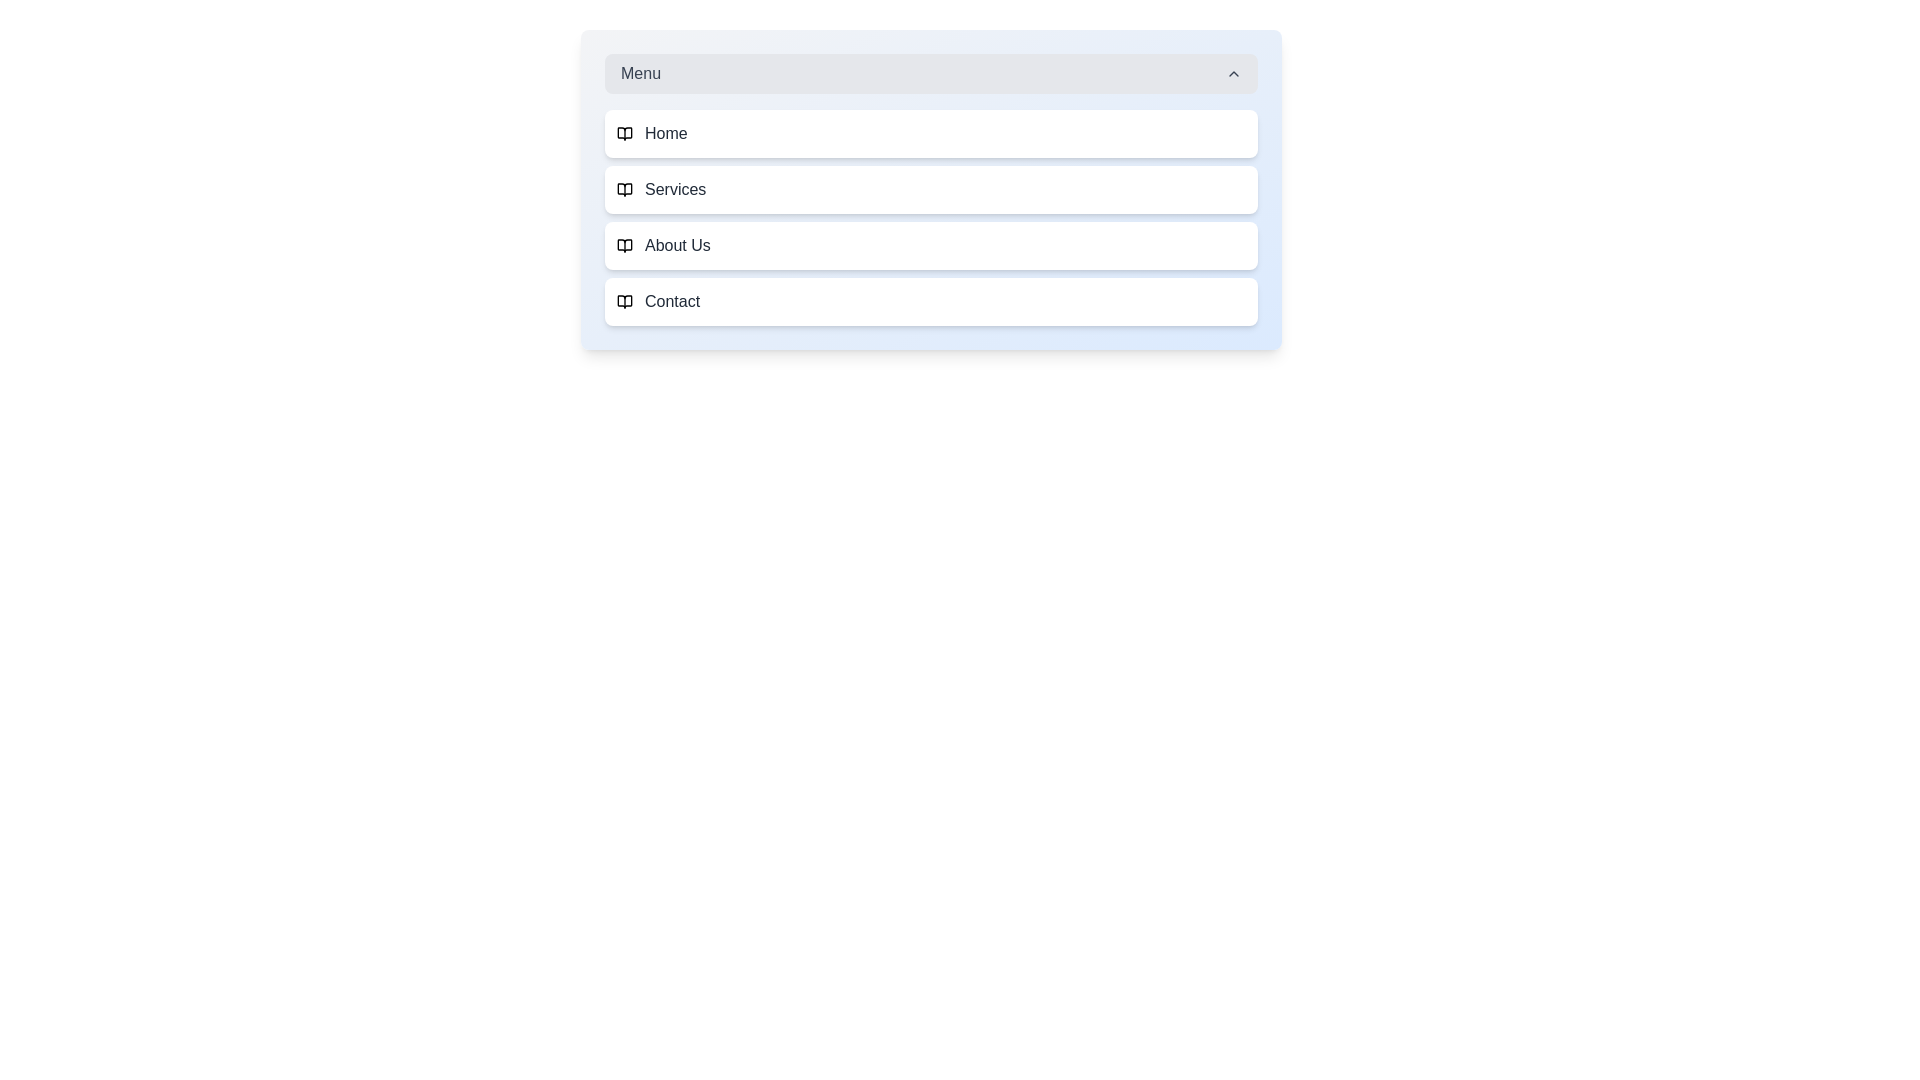 Image resolution: width=1920 pixels, height=1080 pixels. What do you see at coordinates (672, 301) in the screenshot?
I see `the 'Contact' text label, which is the fourth item in a vertical list of menu options, positioned below 'Home,' 'Services,' and 'About Us'` at bounding box center [672, 301].